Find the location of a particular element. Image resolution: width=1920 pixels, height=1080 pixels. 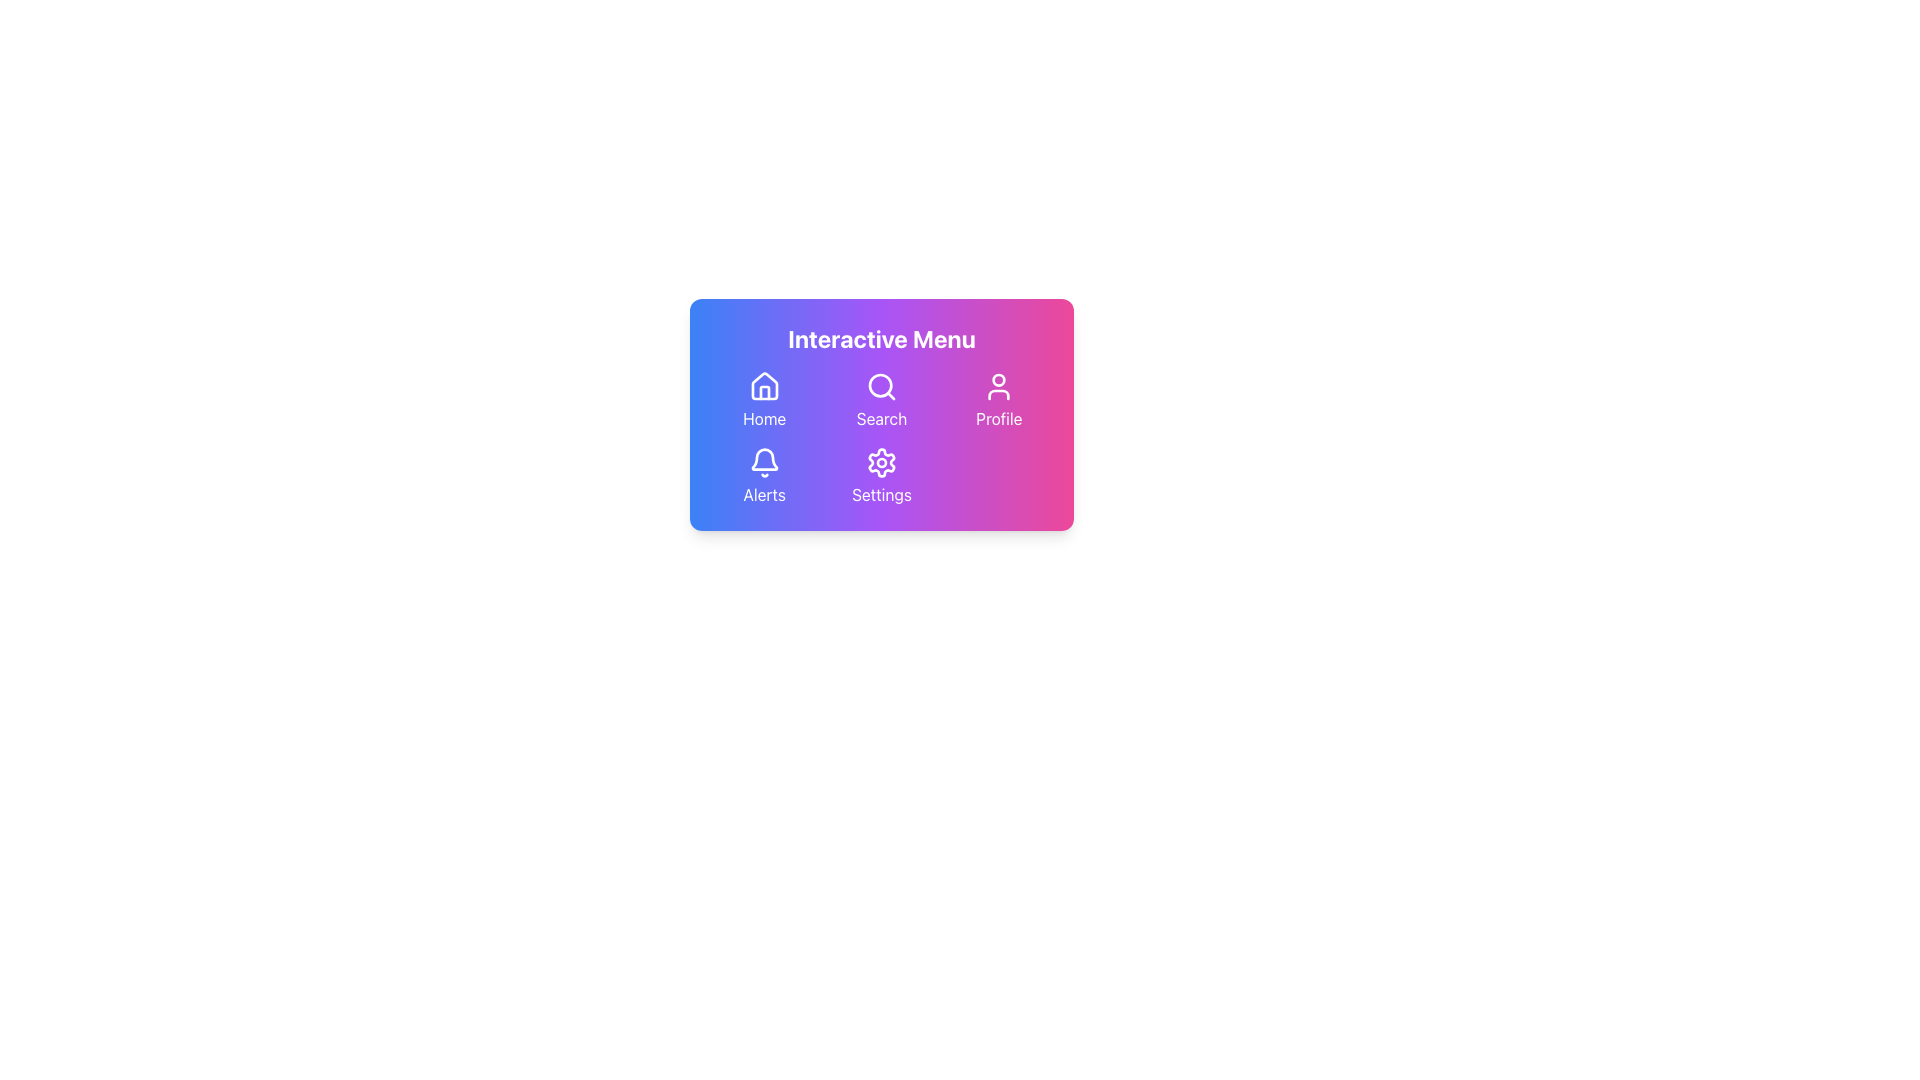

the circle element that is part of the 'Search' icon in the interactive menu is located at coordinates (880, 385).